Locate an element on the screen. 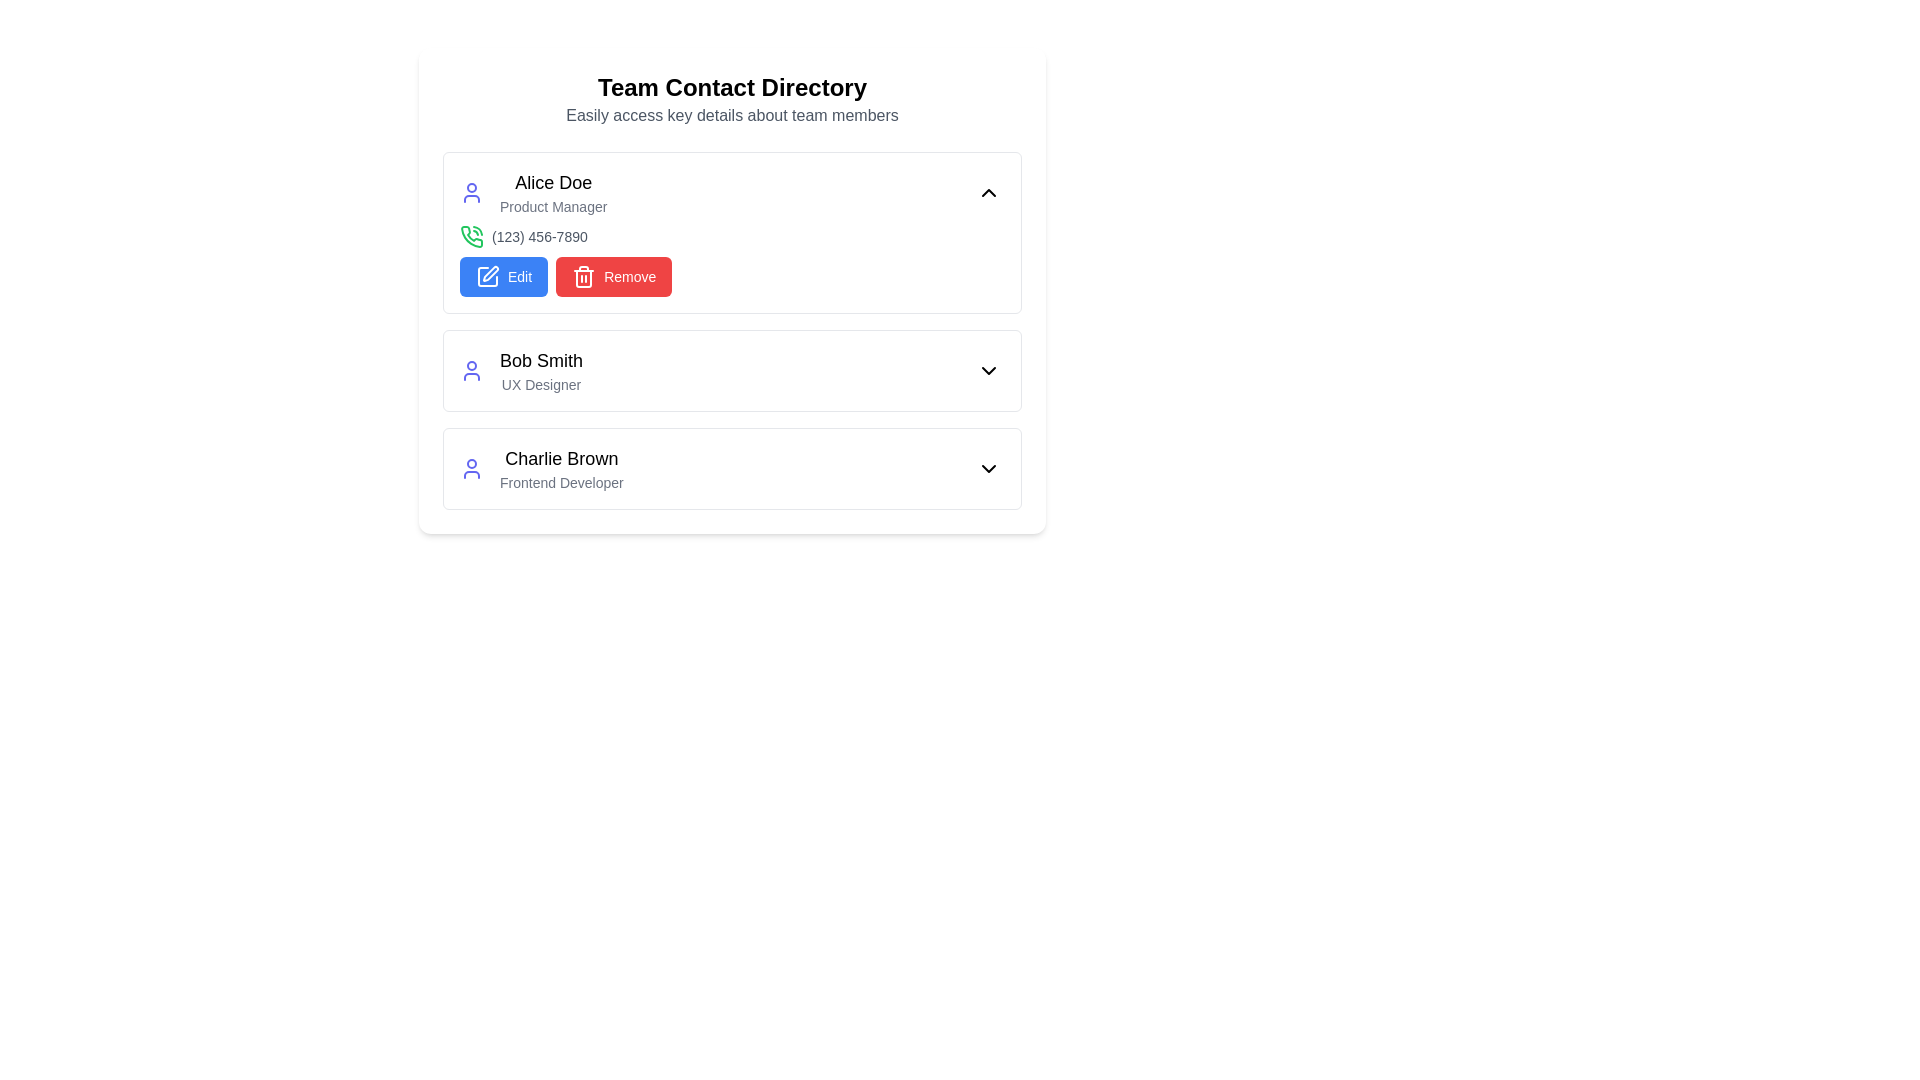 Image resolution: width=1920 pixels, height=1080 pixels. the trash bin icon with a red background, outlined in white, located to the right of the 'Remove' button for Alice Doe's contact card is located at coordinates (583, 277).